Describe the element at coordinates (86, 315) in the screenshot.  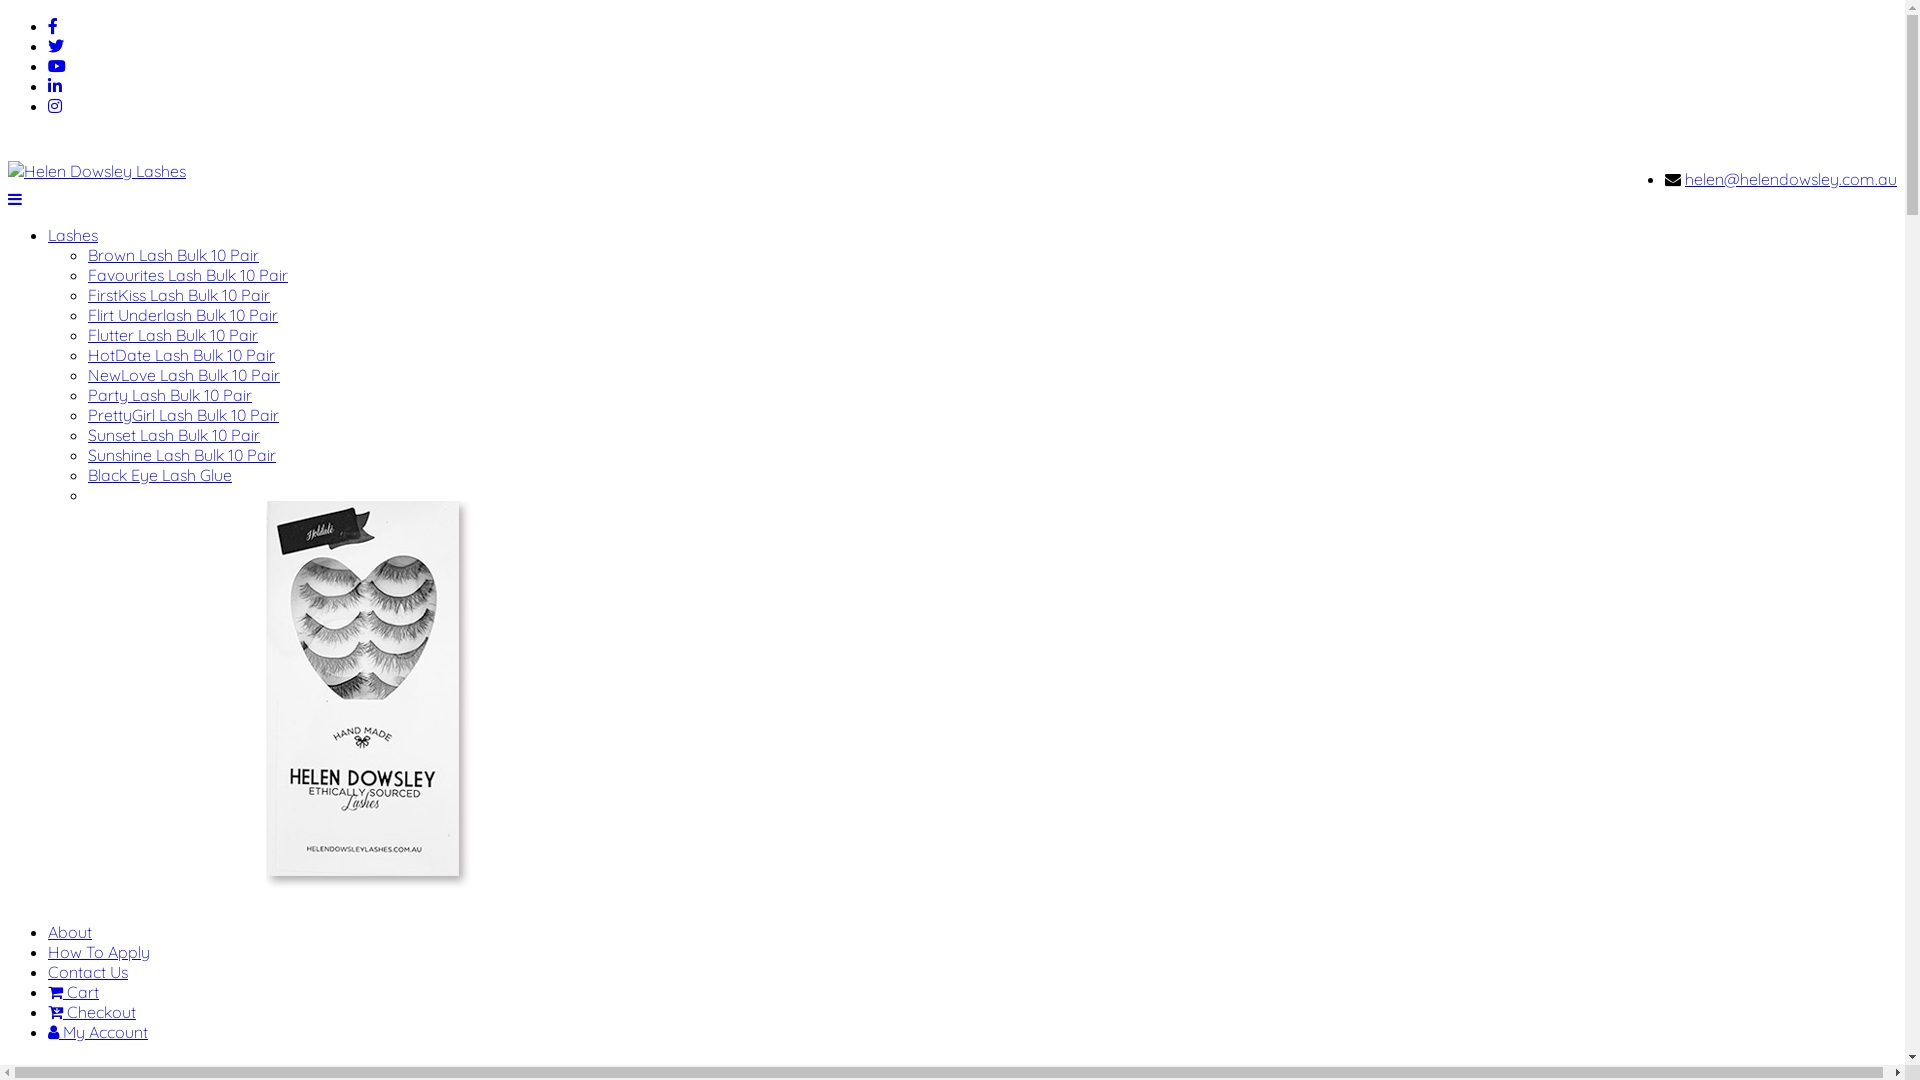
I see `'Flirt Underlash Bulk 10 Pair'` at that location.